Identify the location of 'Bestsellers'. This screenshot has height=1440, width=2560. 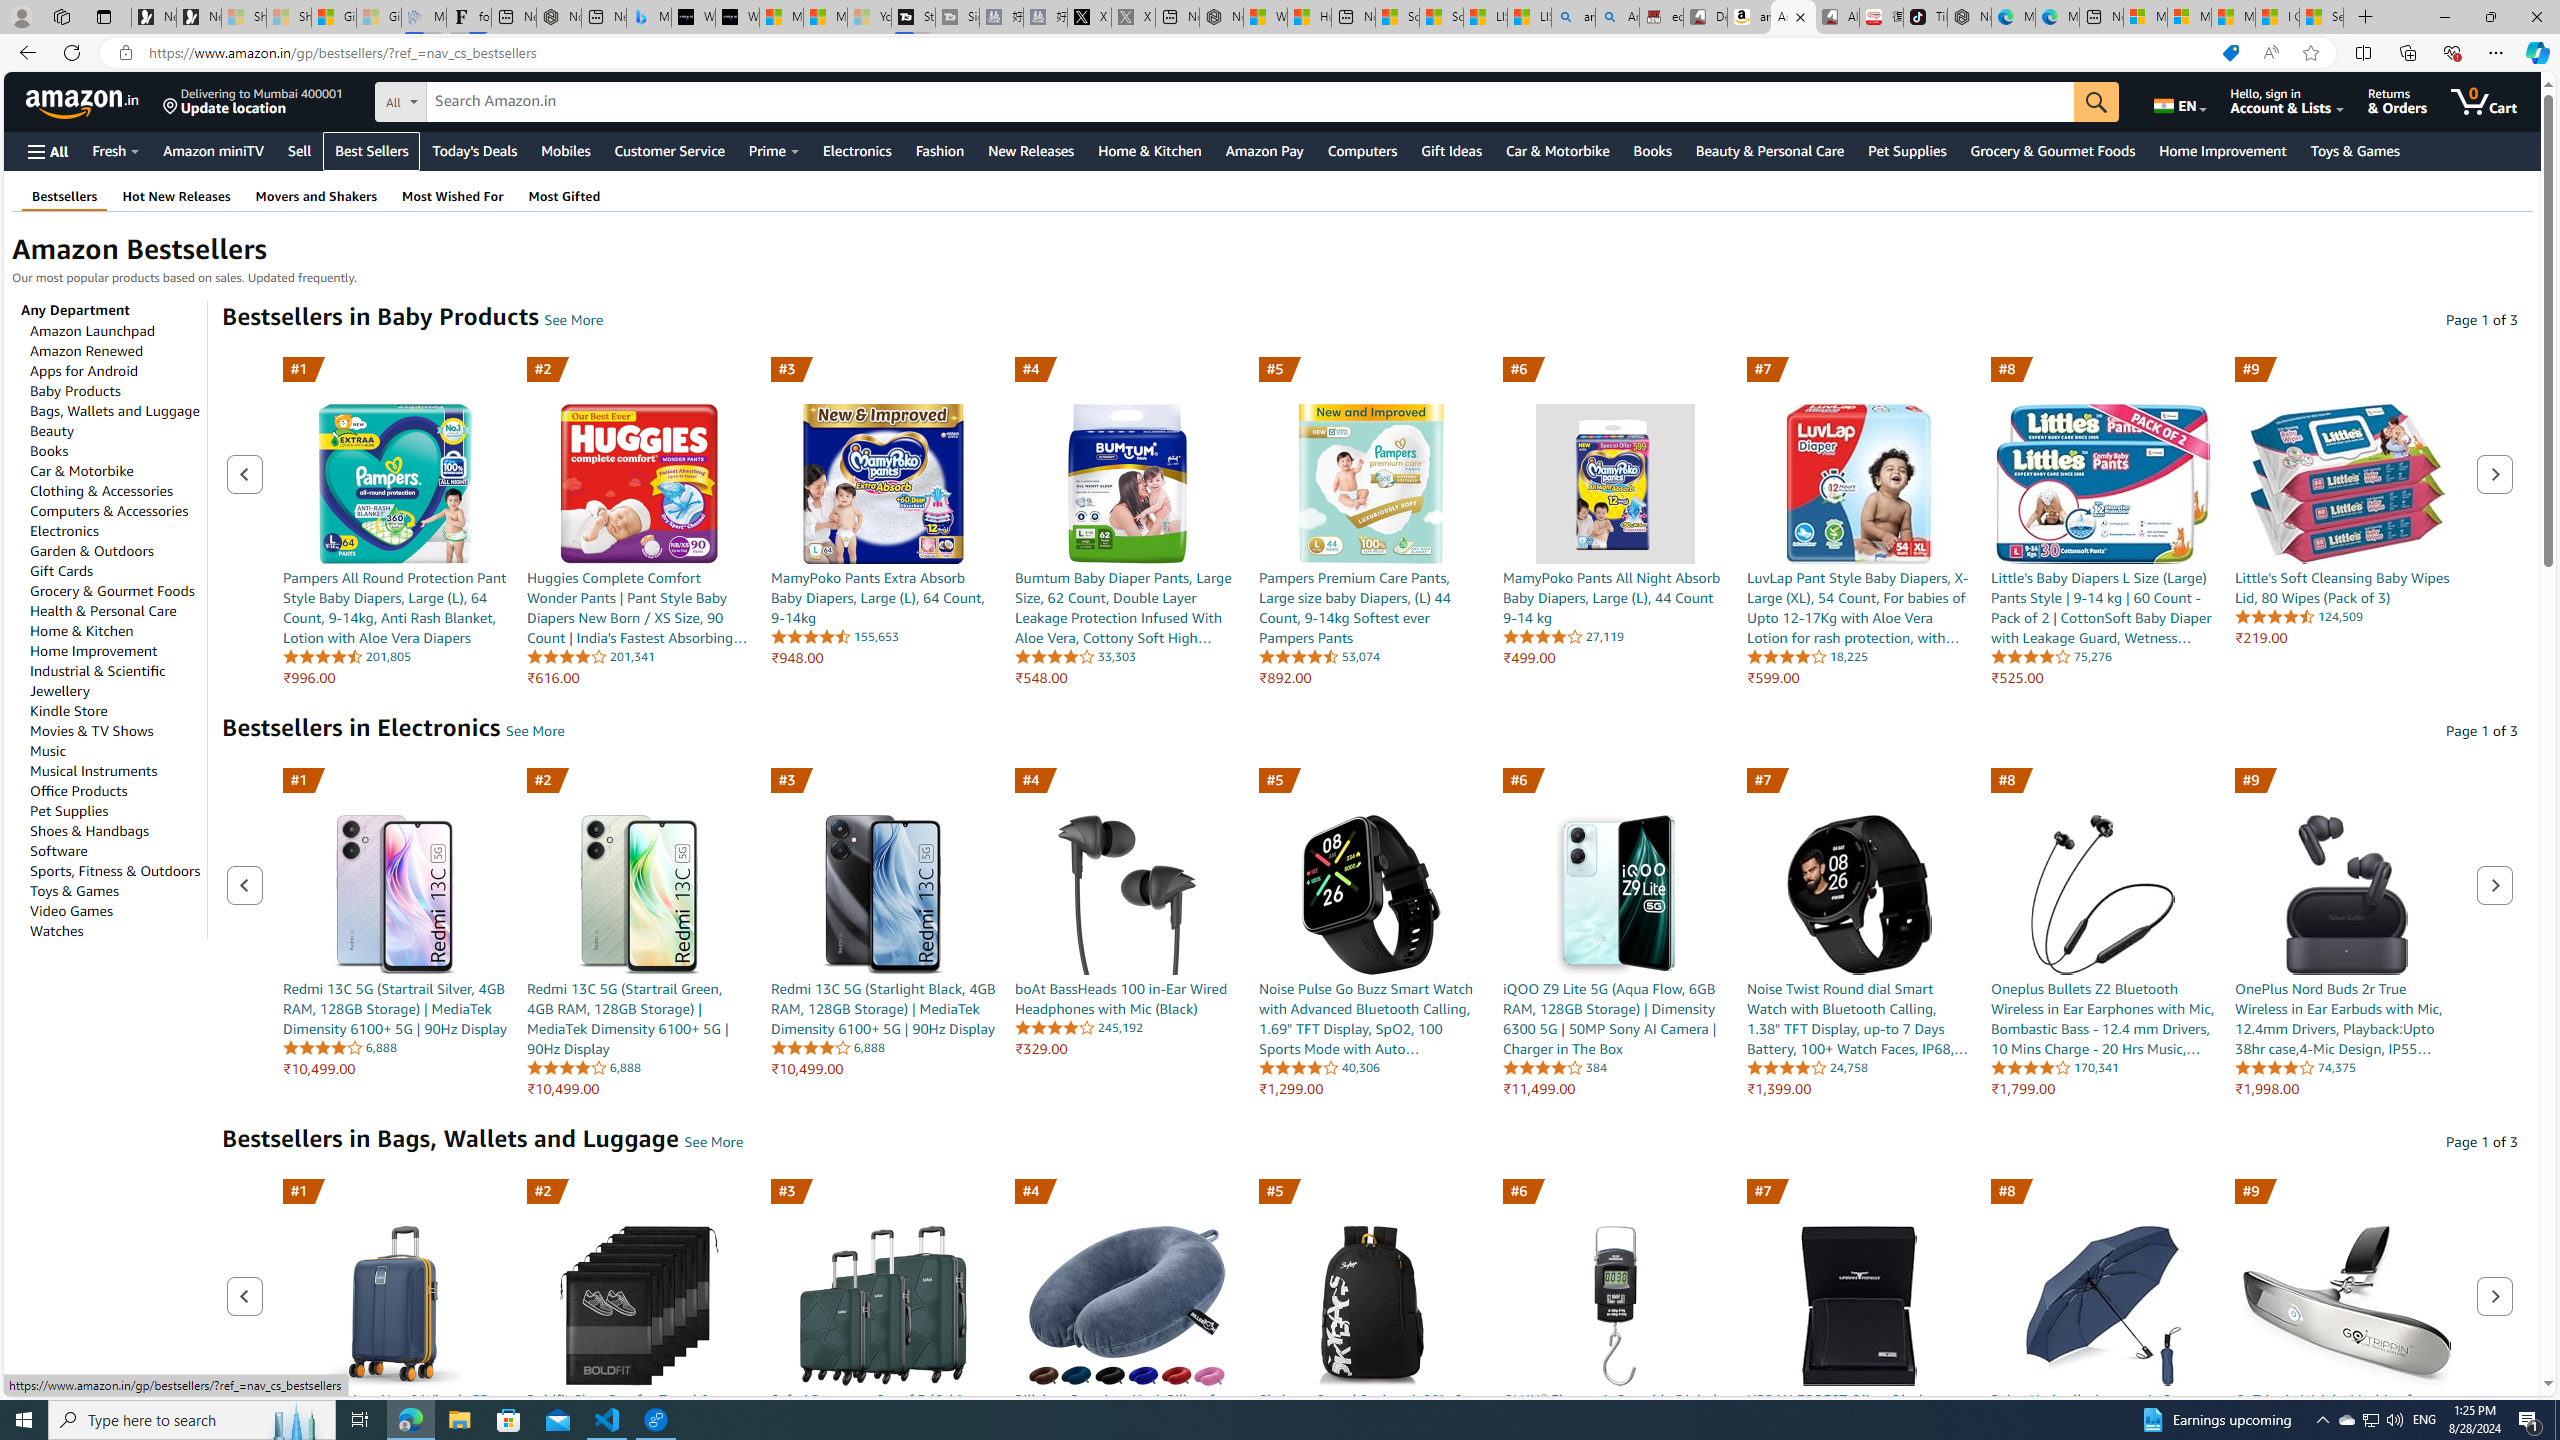
(65, 195).